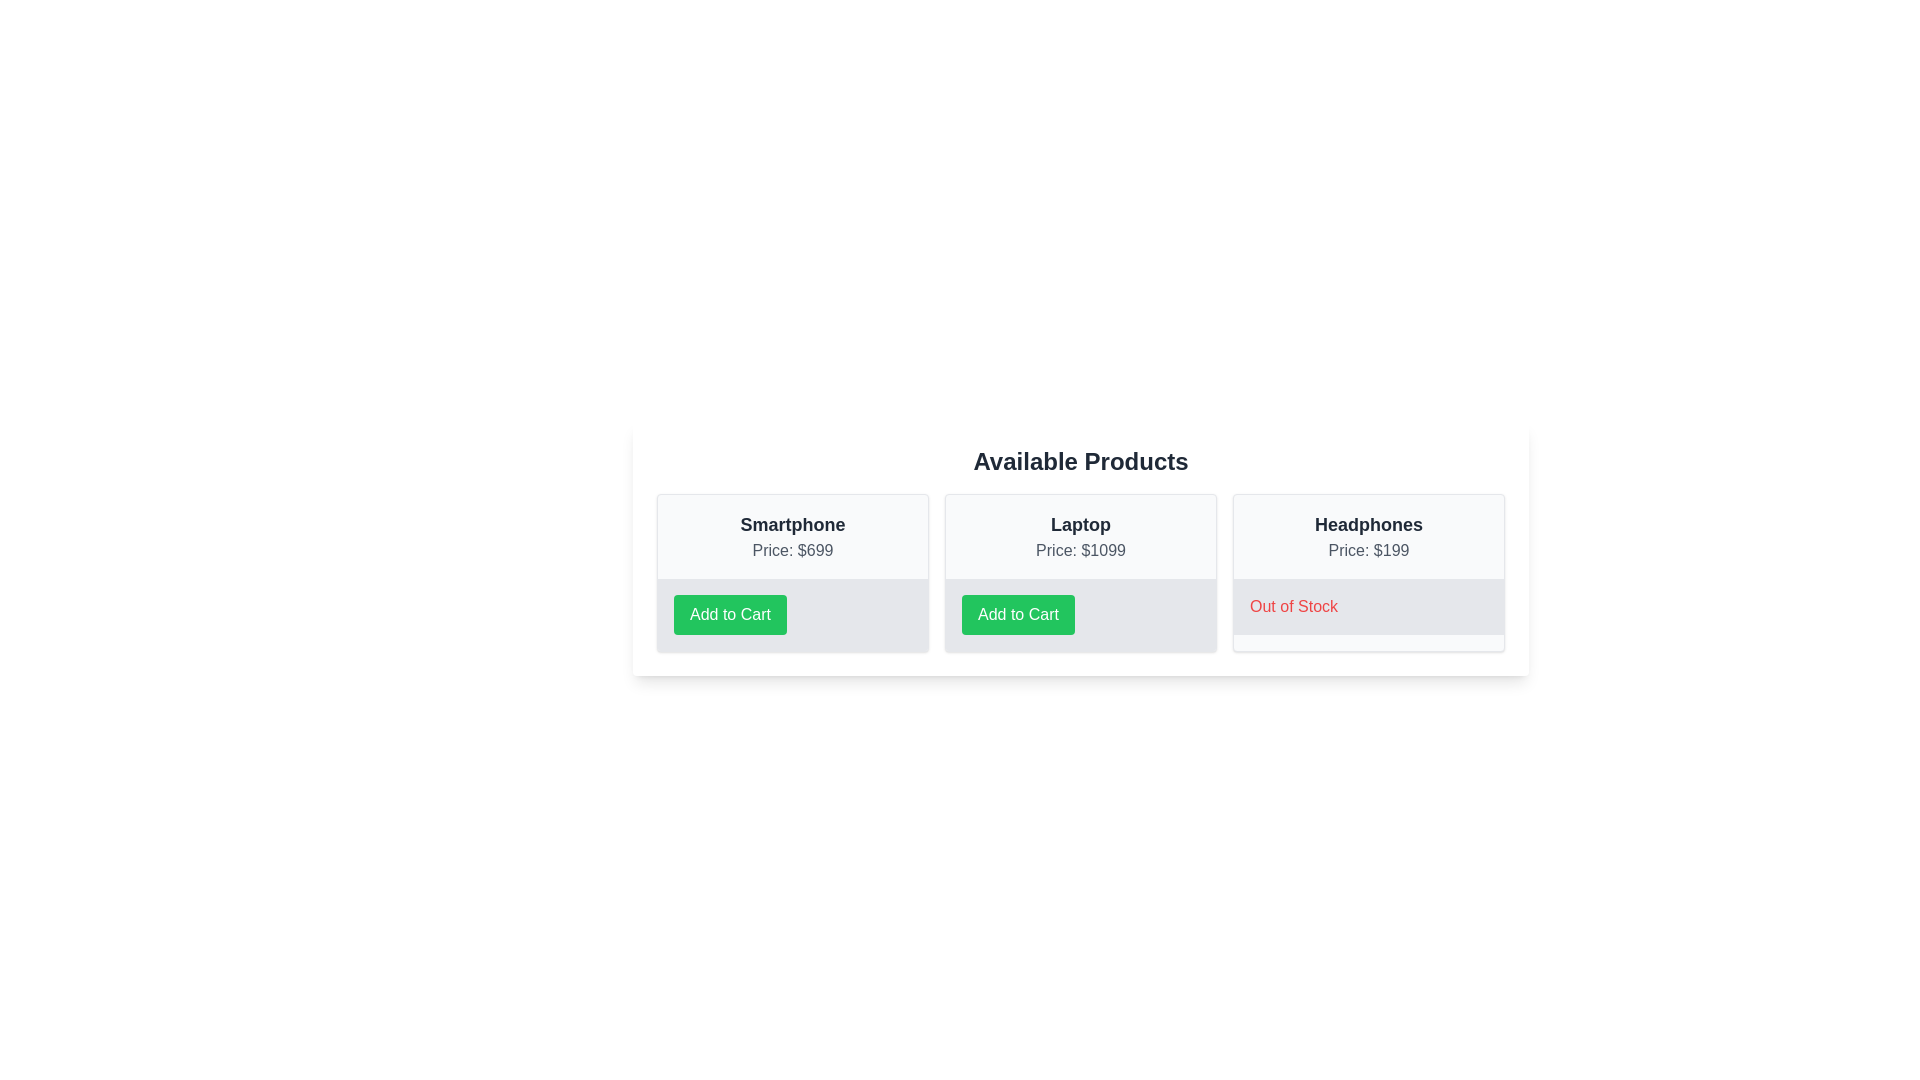 The image size is (1920, 1080). Describe the element at coordinates (1018, 613) in the screenshot. I see `the 'Add Laptop to Cart' button` at that location.